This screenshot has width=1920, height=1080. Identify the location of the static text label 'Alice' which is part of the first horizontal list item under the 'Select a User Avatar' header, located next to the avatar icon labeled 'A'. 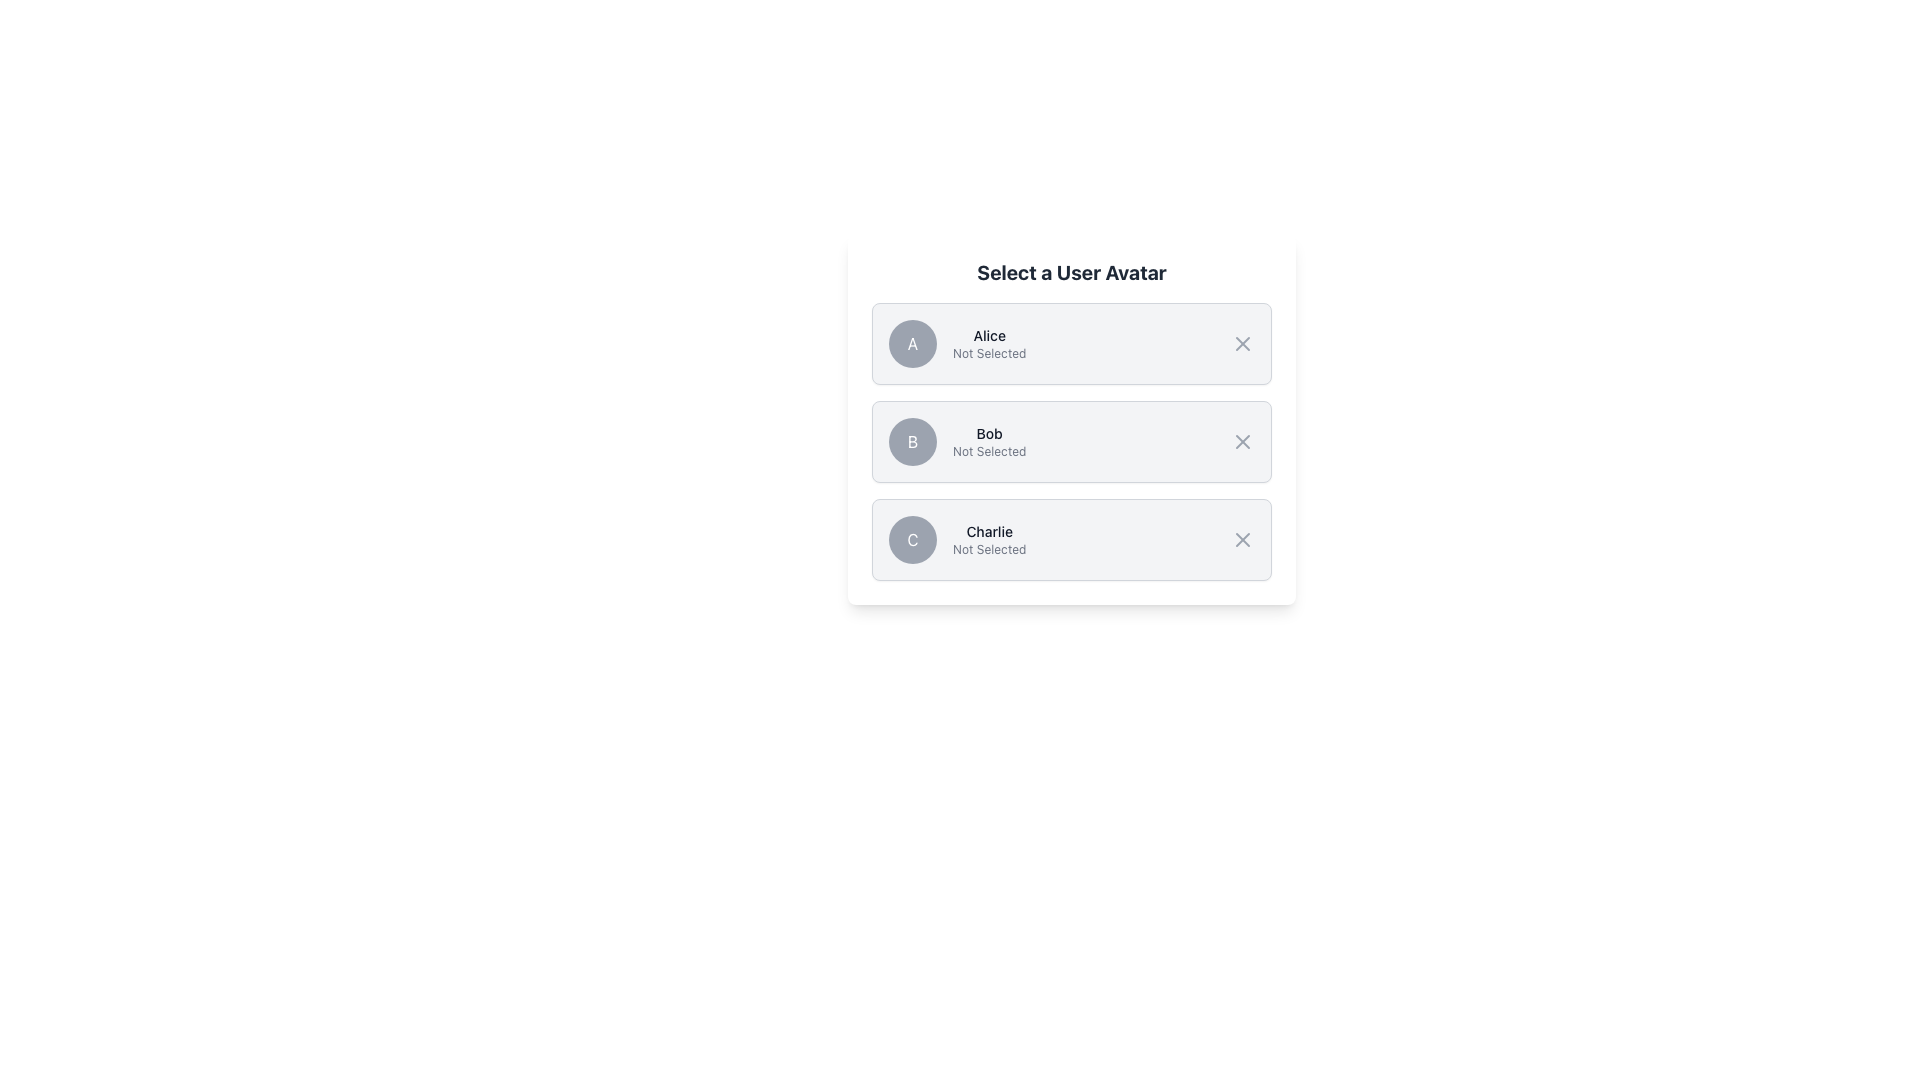
(989, 334).